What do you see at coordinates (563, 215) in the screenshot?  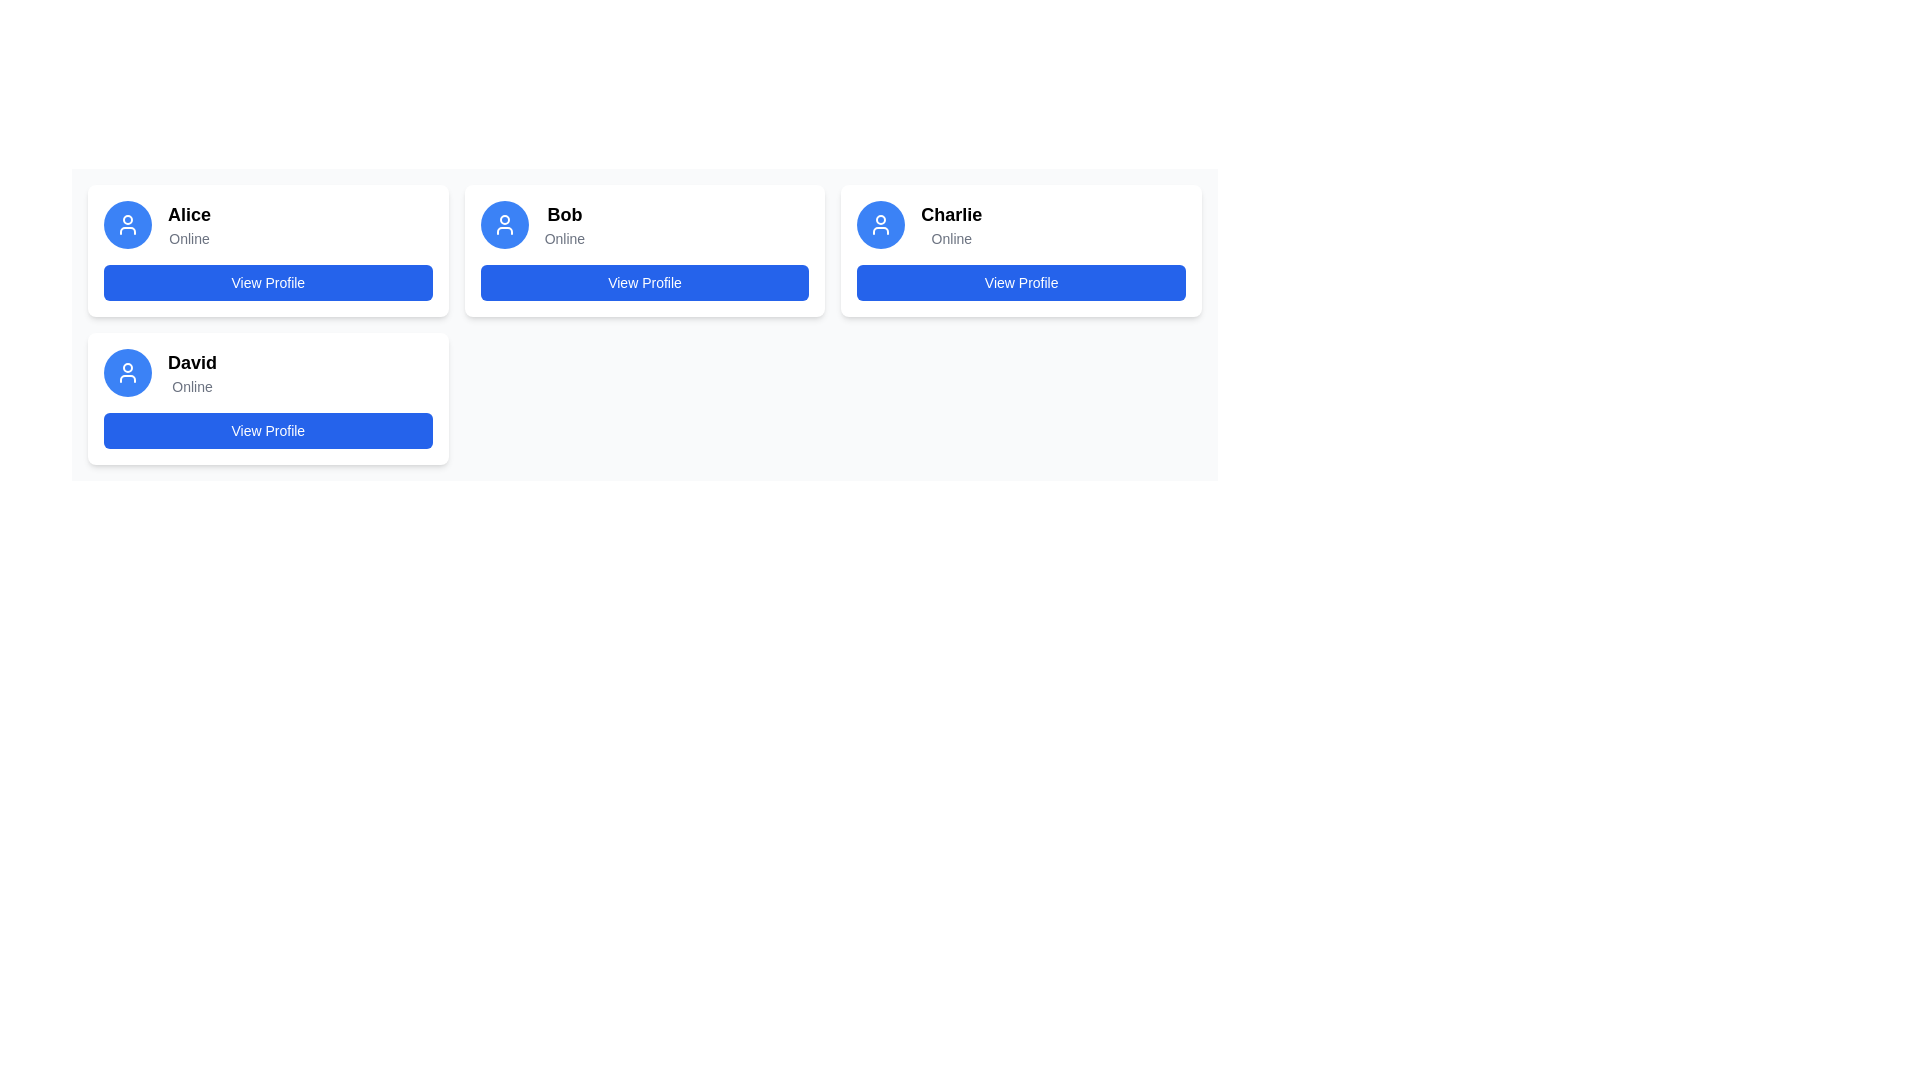 I see `the static text label displaying the name 'Bob' in bold, black font, which is positioned above the text labeled 'Online' in the profile tile layout` at bounding box center [563, 215].